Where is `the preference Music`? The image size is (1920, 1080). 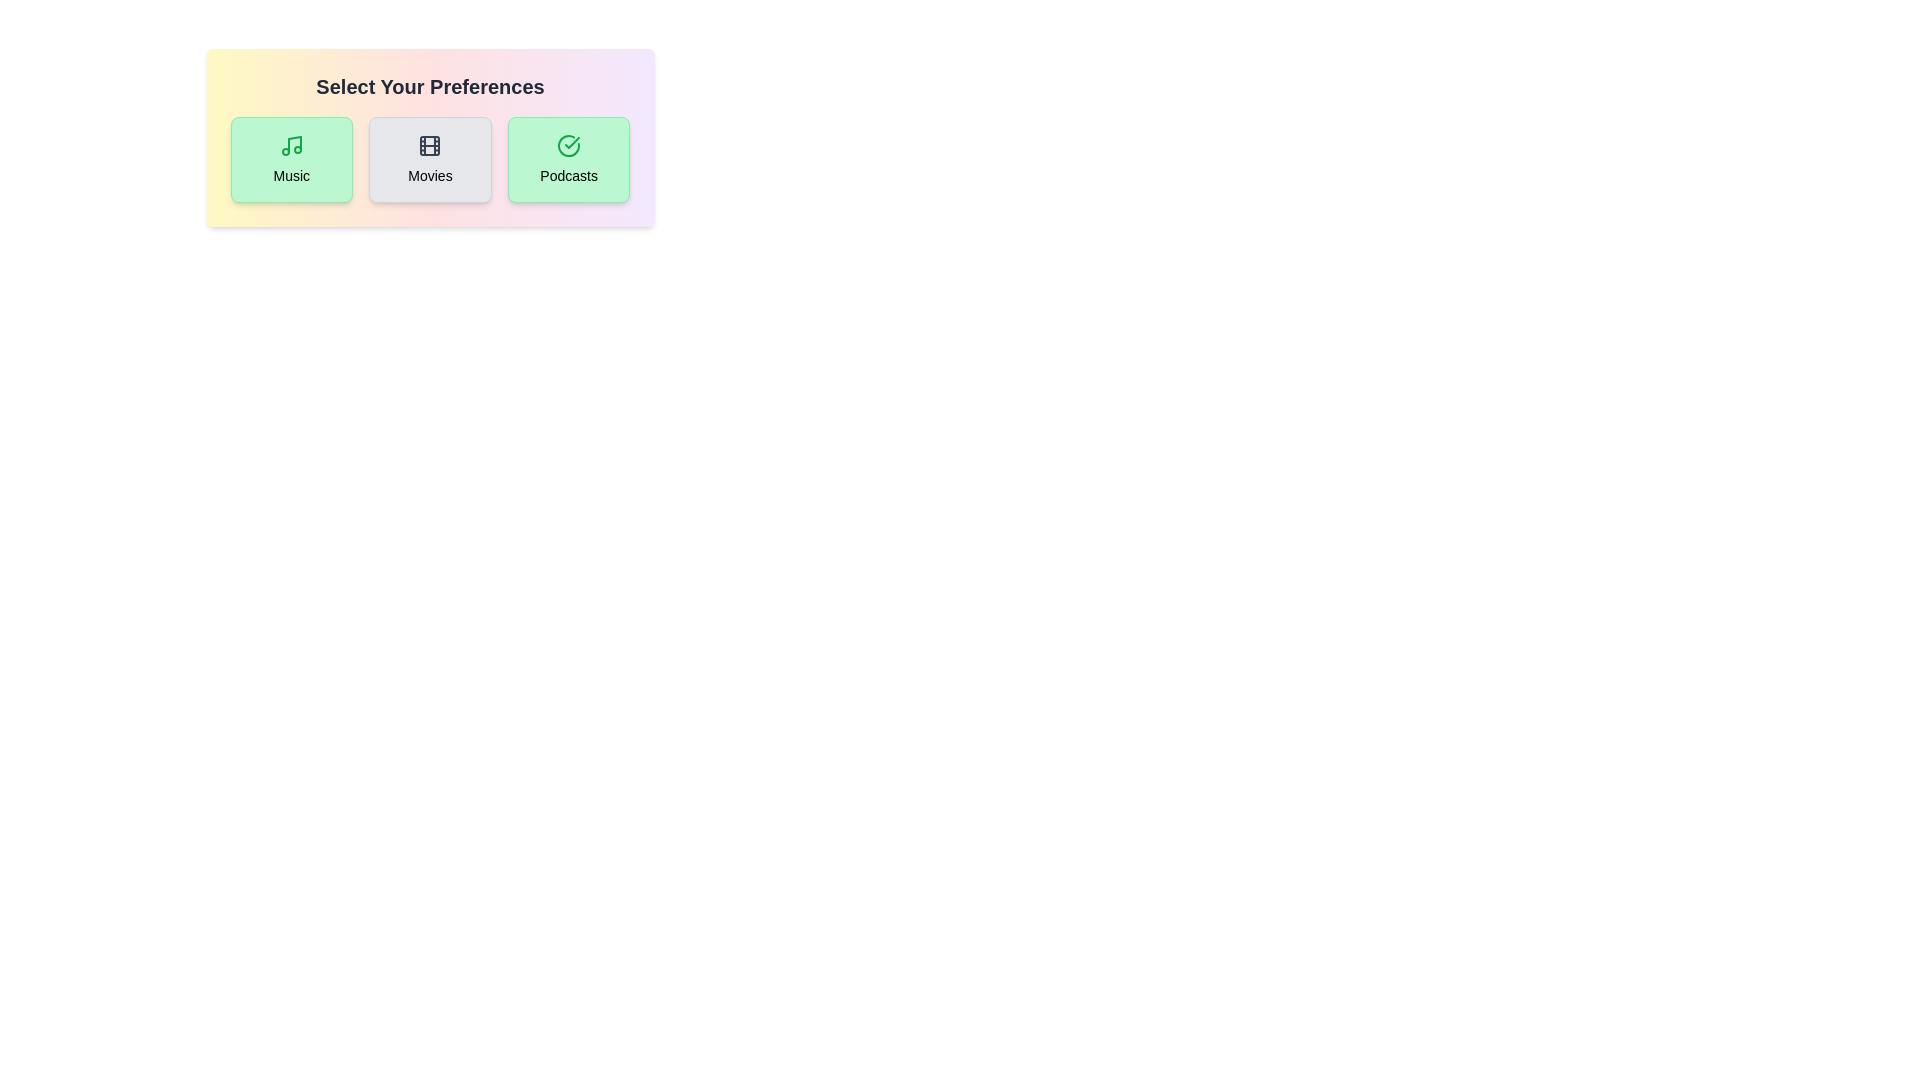 the preference Music is located at coordinates (290, 158).